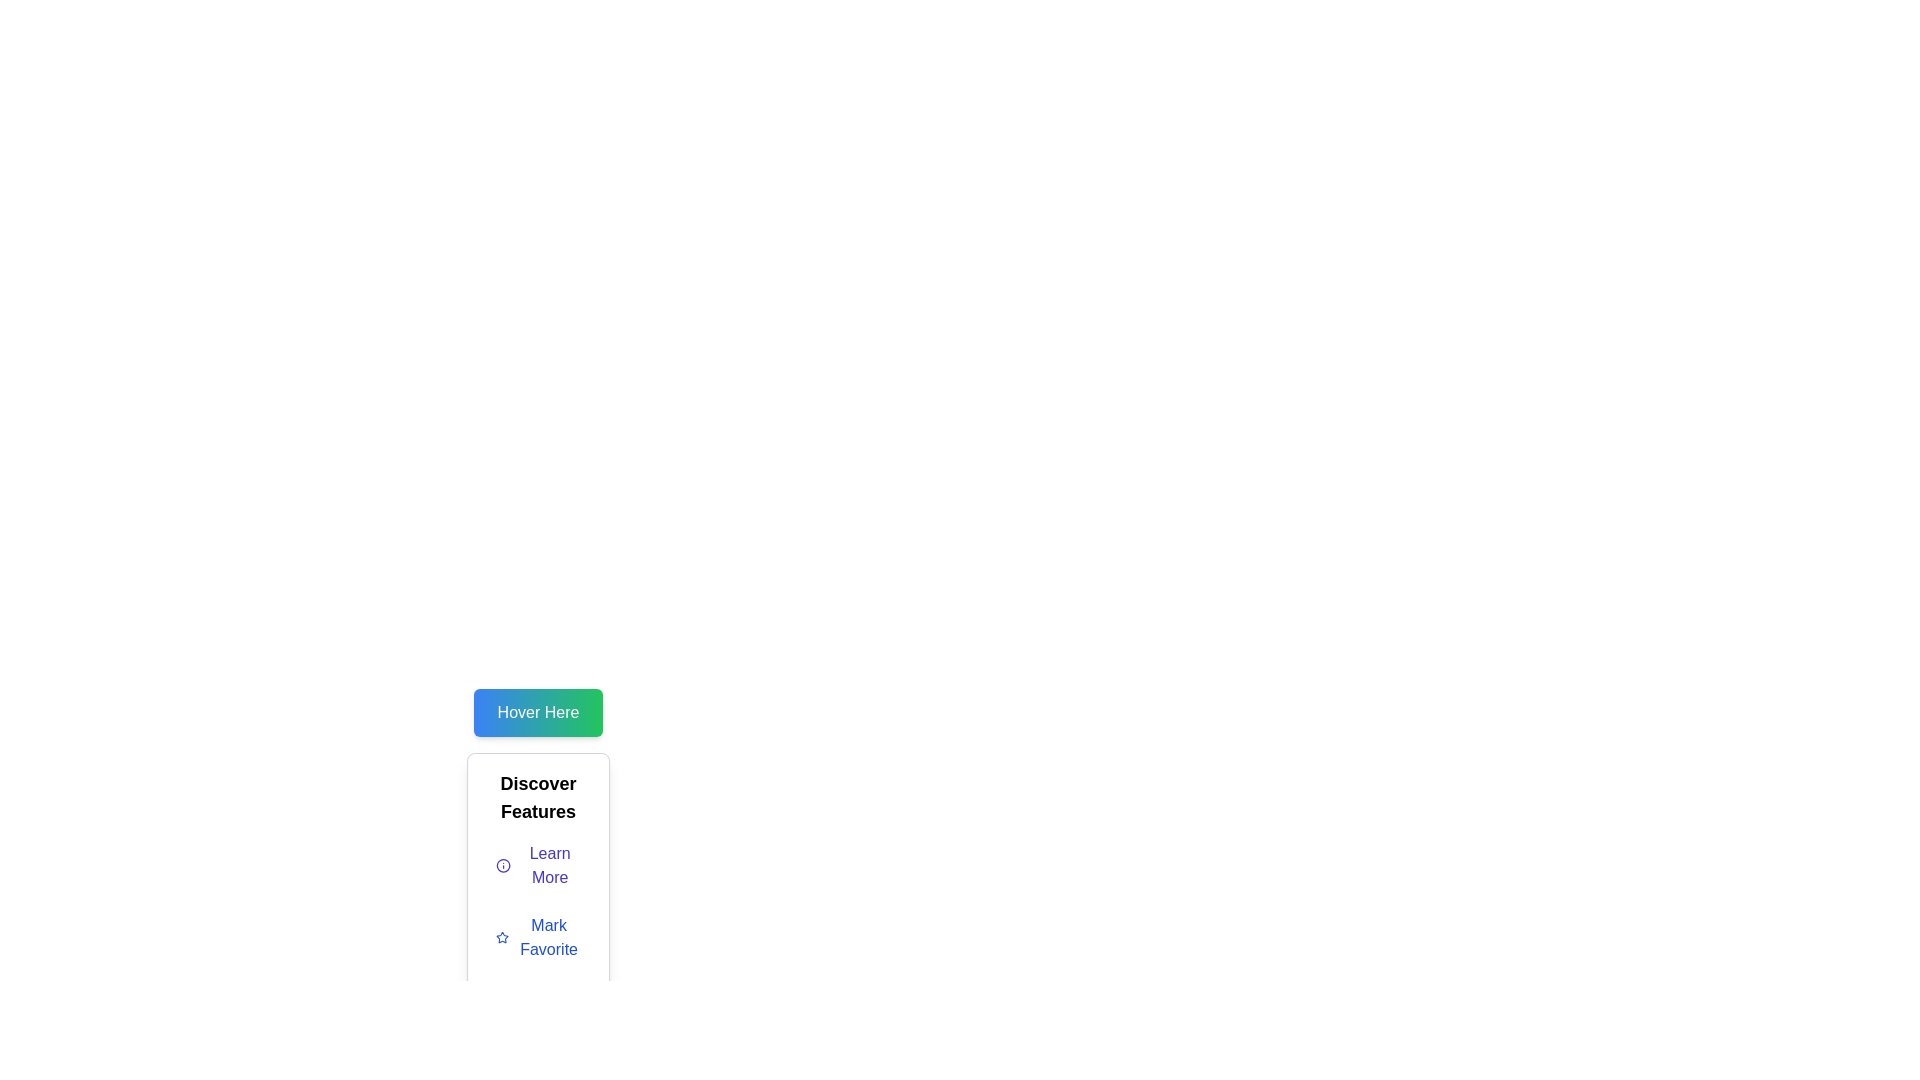 This screenshot has width=1920, height=1080. Describe the element at coordinates (502, 937) in the screenshot. I see `the 'favorite' or 'highlight' icon located in the 'Discover Features' section, positioned between an information icon and text options` at that location.